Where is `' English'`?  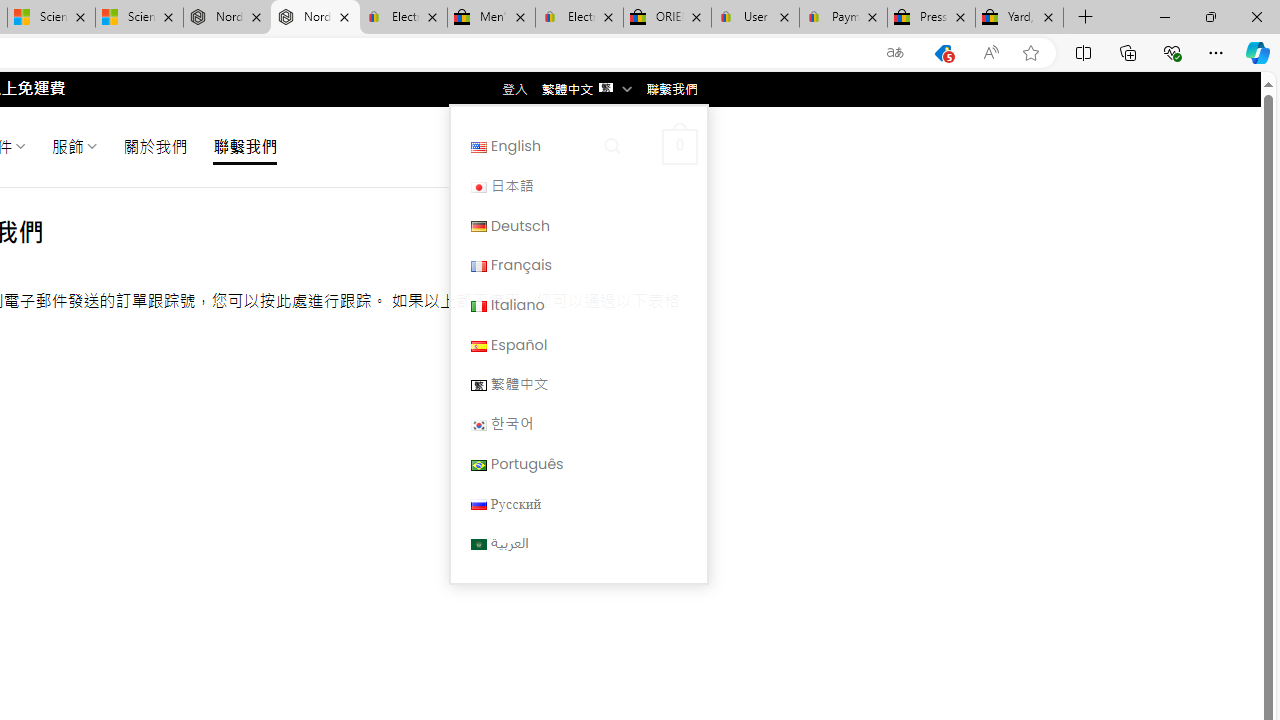
' English' is located at coordinates (577, 145).